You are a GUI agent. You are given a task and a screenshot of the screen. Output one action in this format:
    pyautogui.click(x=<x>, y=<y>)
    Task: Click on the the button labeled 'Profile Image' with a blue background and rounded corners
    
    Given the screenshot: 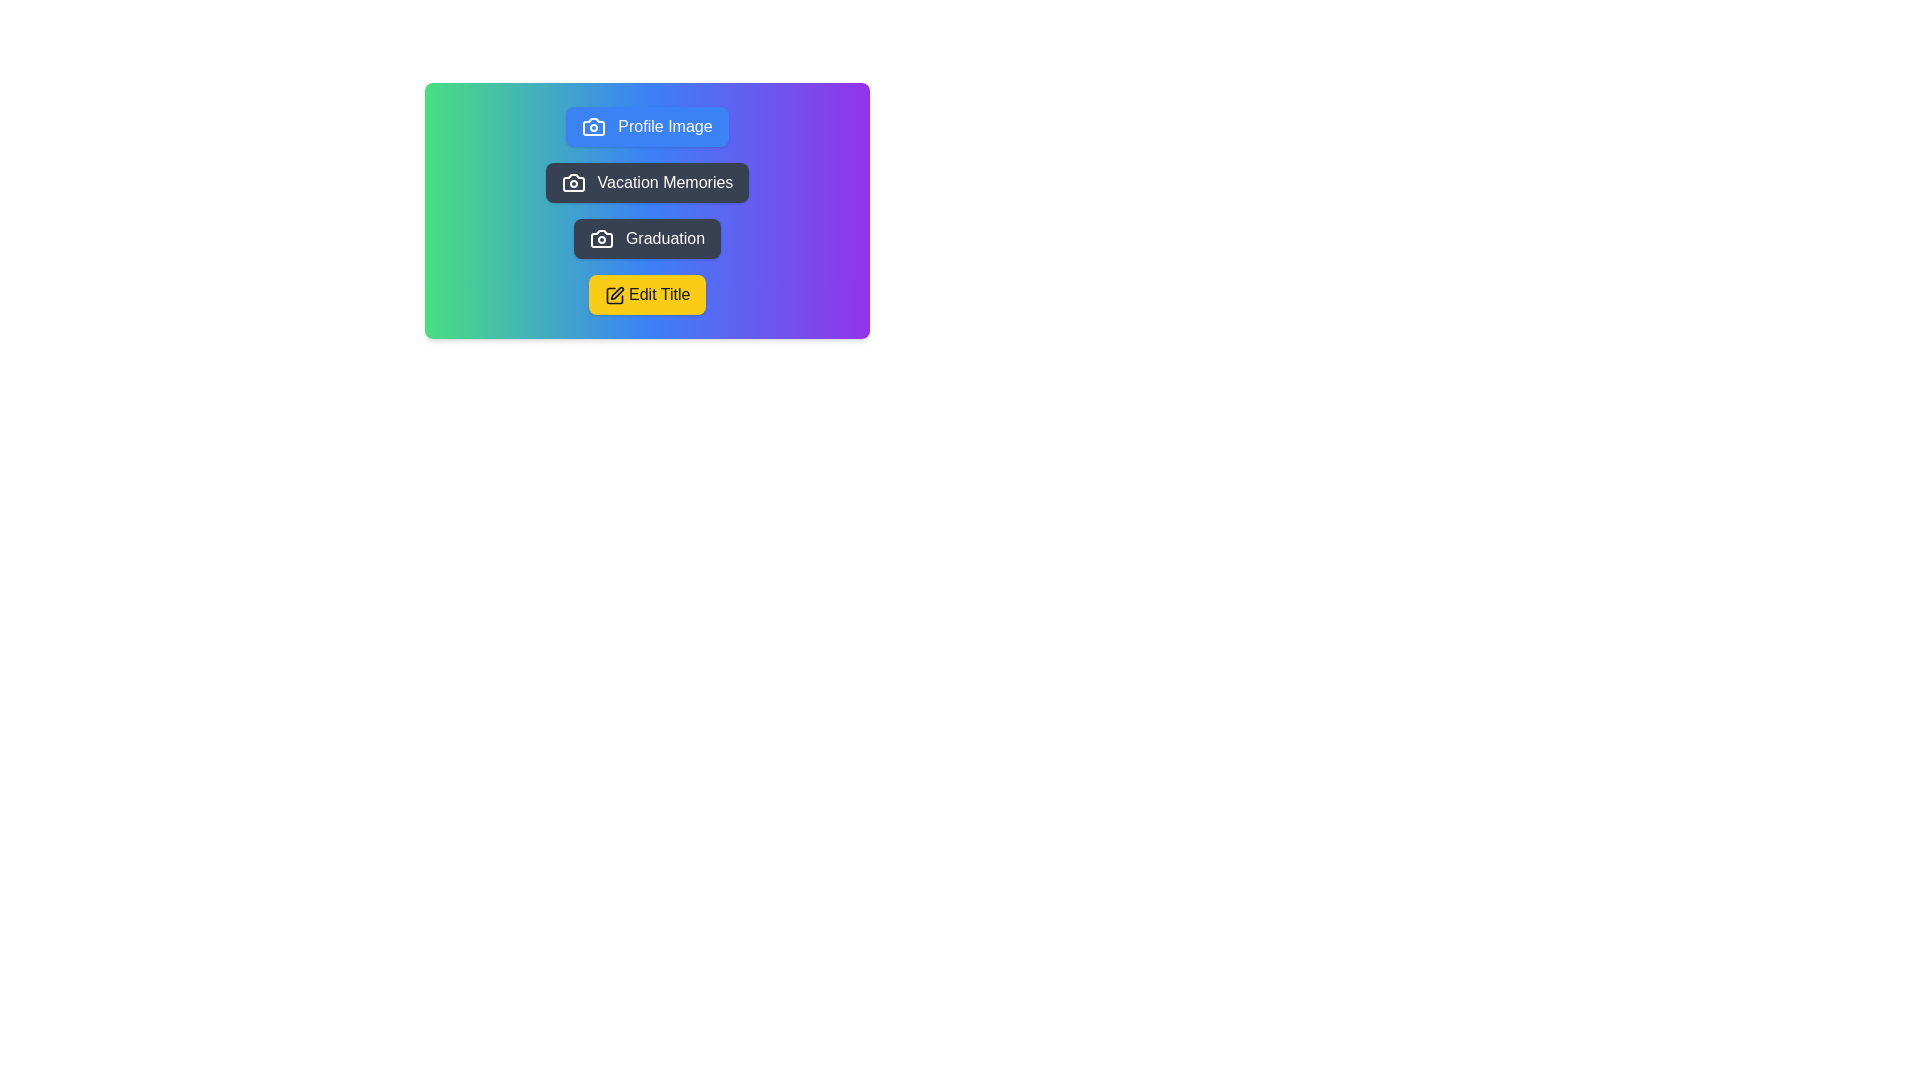 What is the action you would take?
    pyautogui.click(x=647, y=127)
    